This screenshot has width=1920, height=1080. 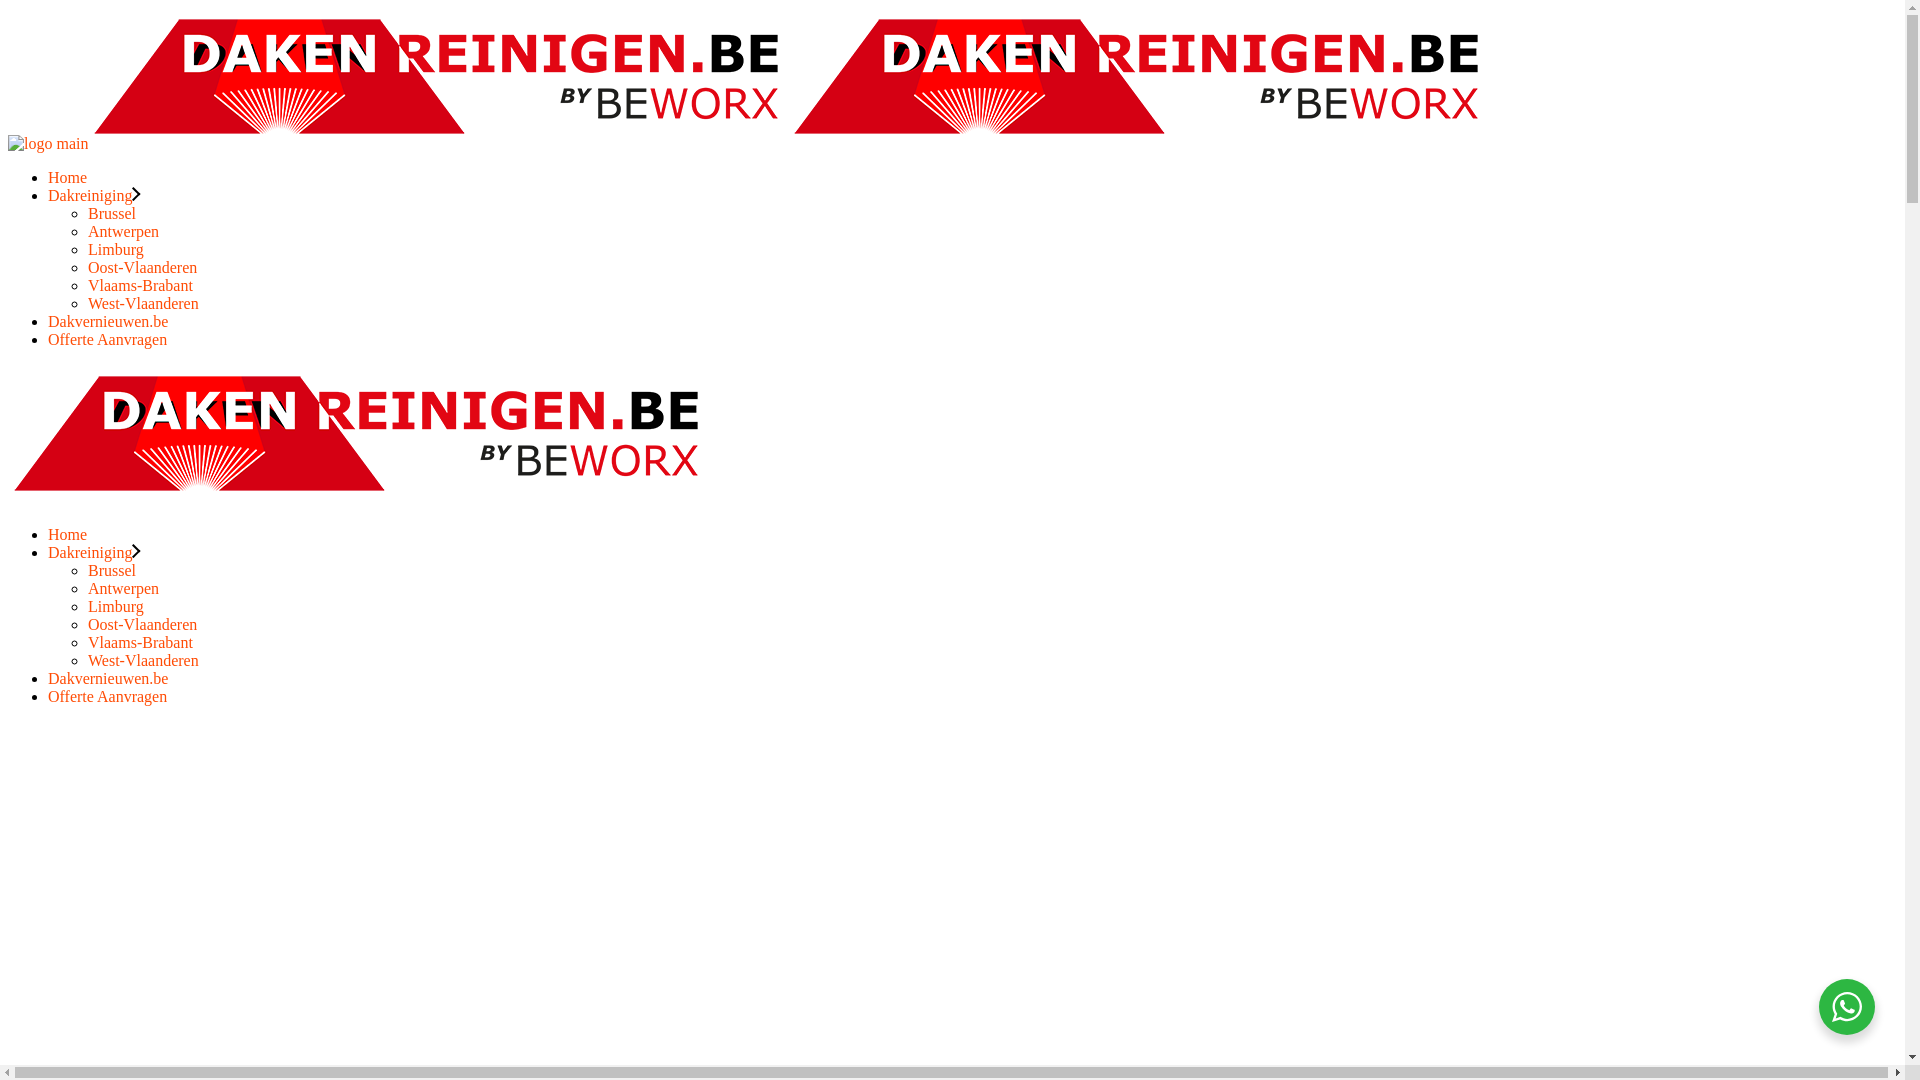 What do you see at coordinates (106, 677) in the screenshot?
I see `'Dakvernieuwen.be'` at bounding box center [106, 677].